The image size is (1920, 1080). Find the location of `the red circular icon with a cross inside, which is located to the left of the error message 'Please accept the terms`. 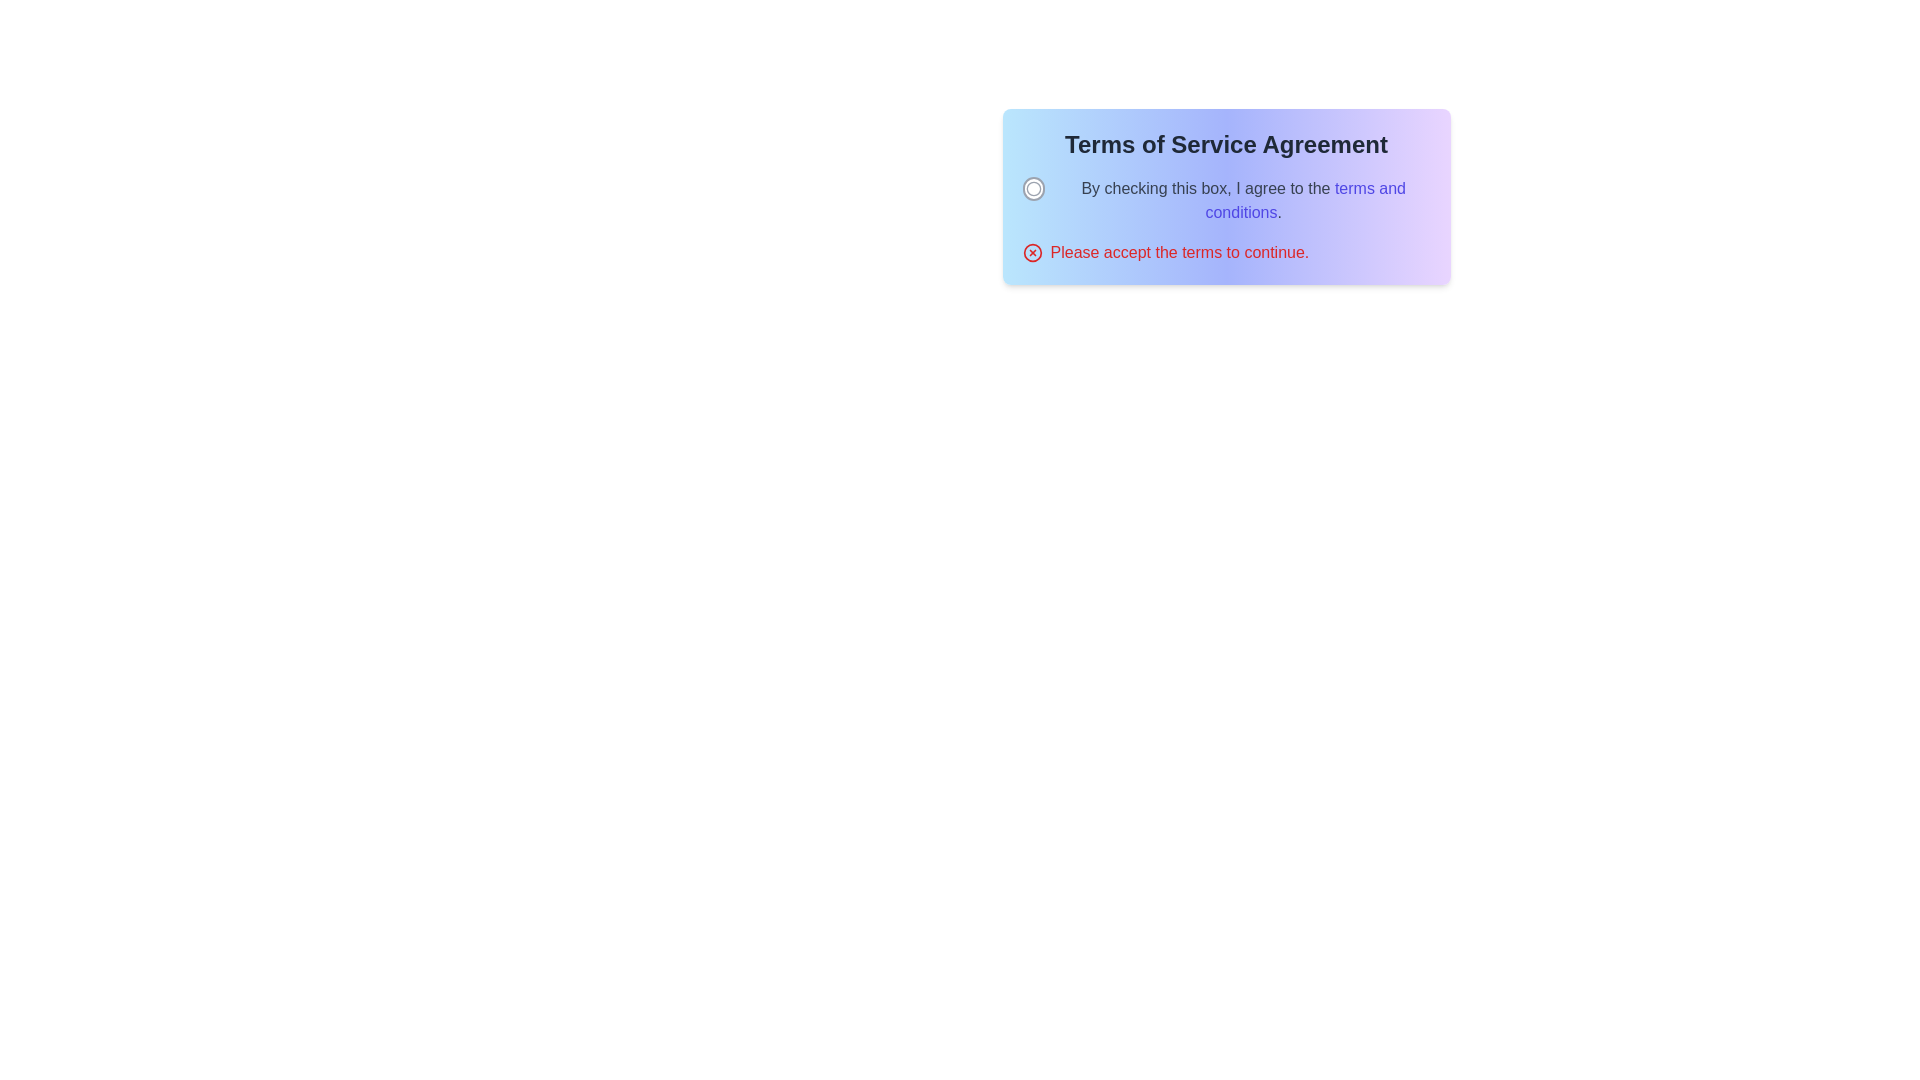

the red circular icon with a cross inside, which is located to the left of the error message 'Please accept the terms is located at coordinates (1032, 252).